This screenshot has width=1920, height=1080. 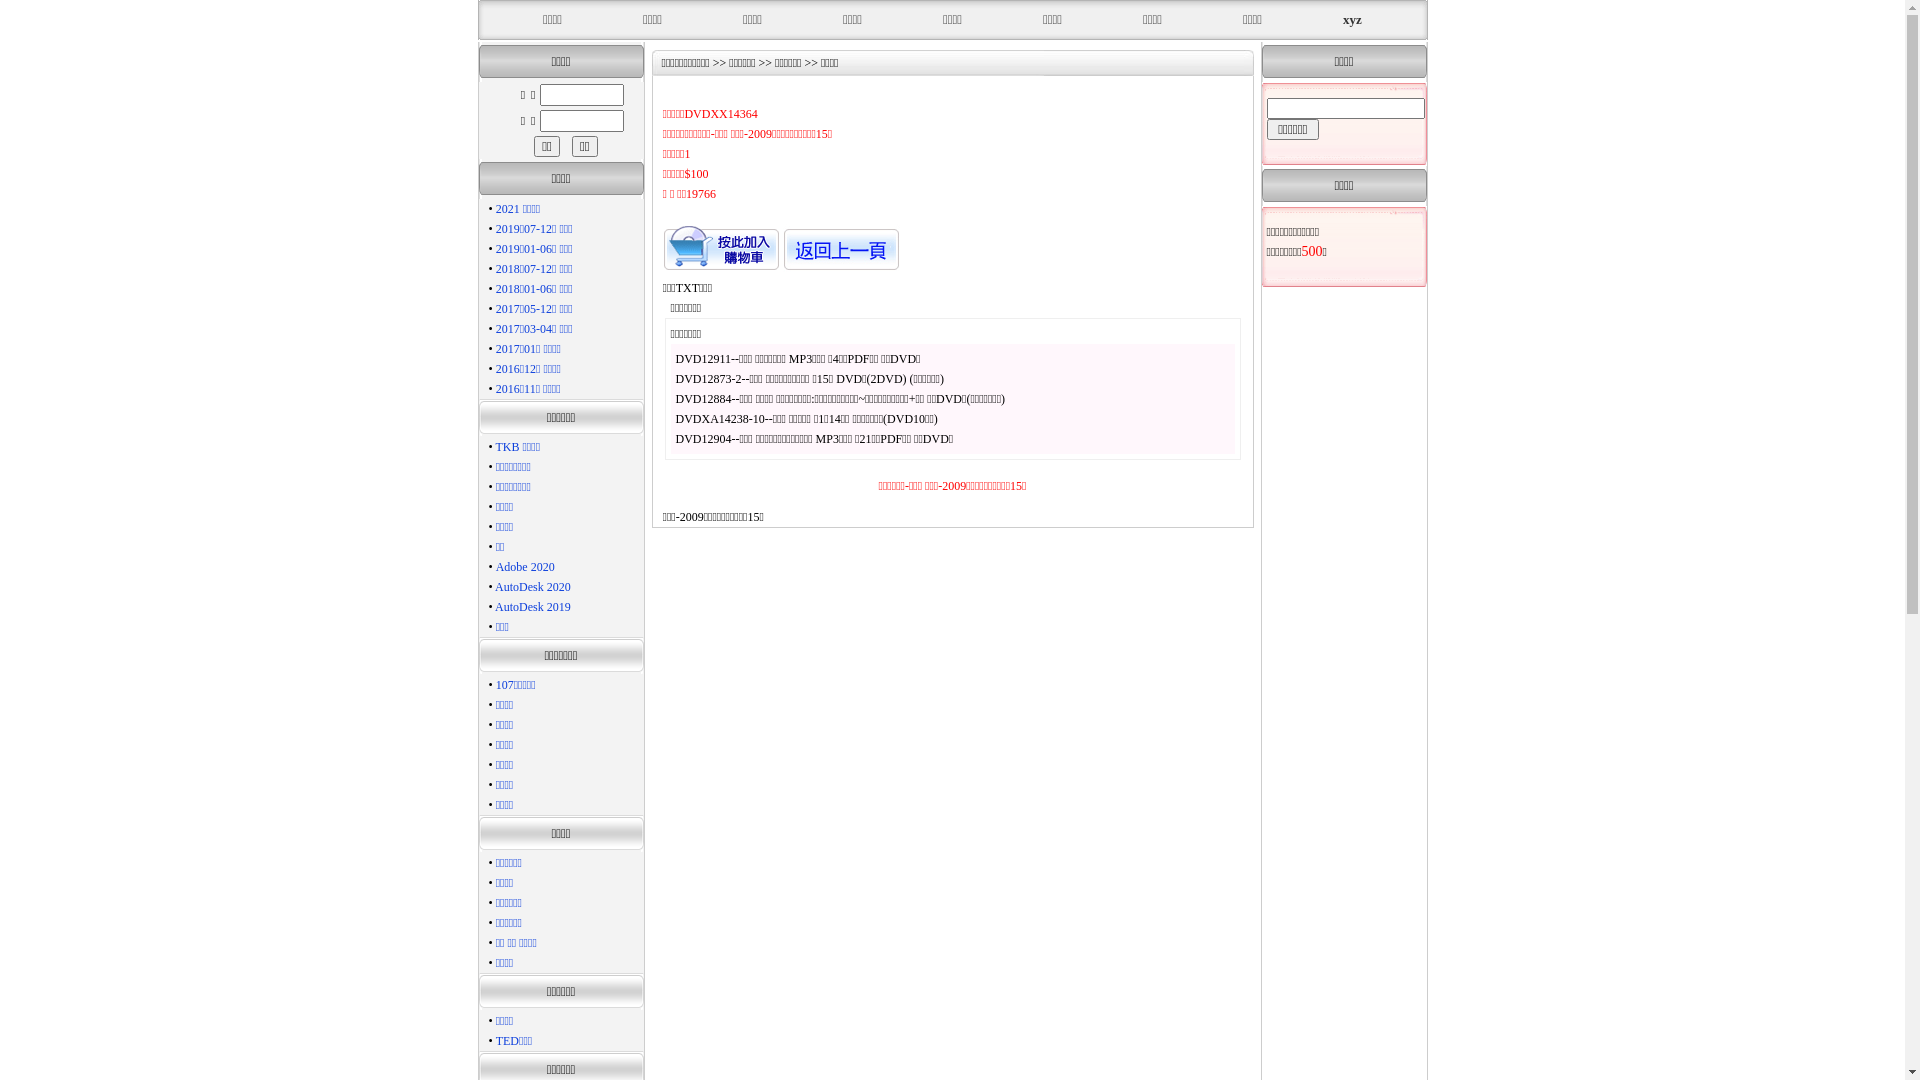 What do you see at coordinates (494, 605) in the screenshot?
I see `'AutoDesk 2019'` at bounding box center [494, 605].